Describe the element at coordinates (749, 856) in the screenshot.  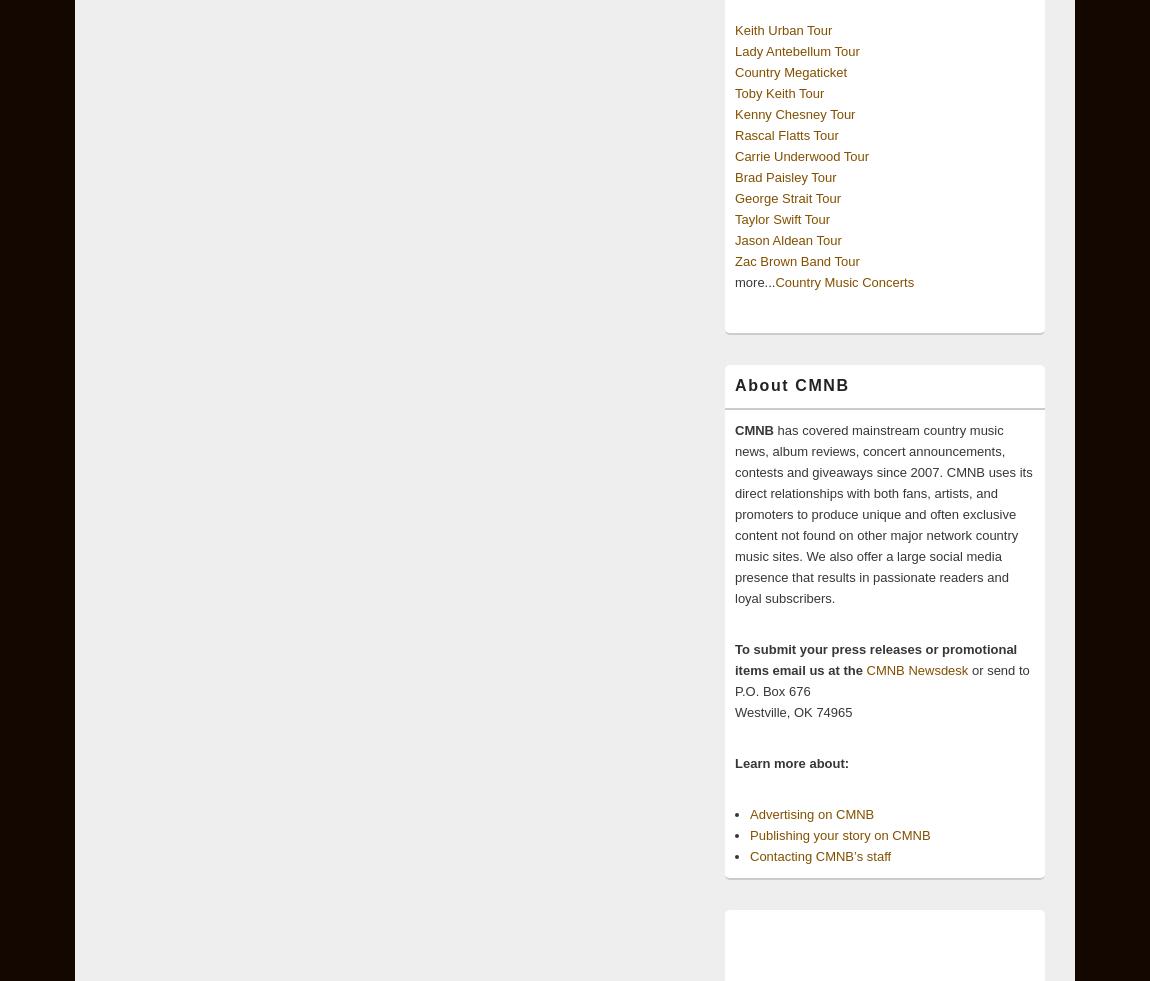
I see `'Contacting CMNB’s staff'` at that location.